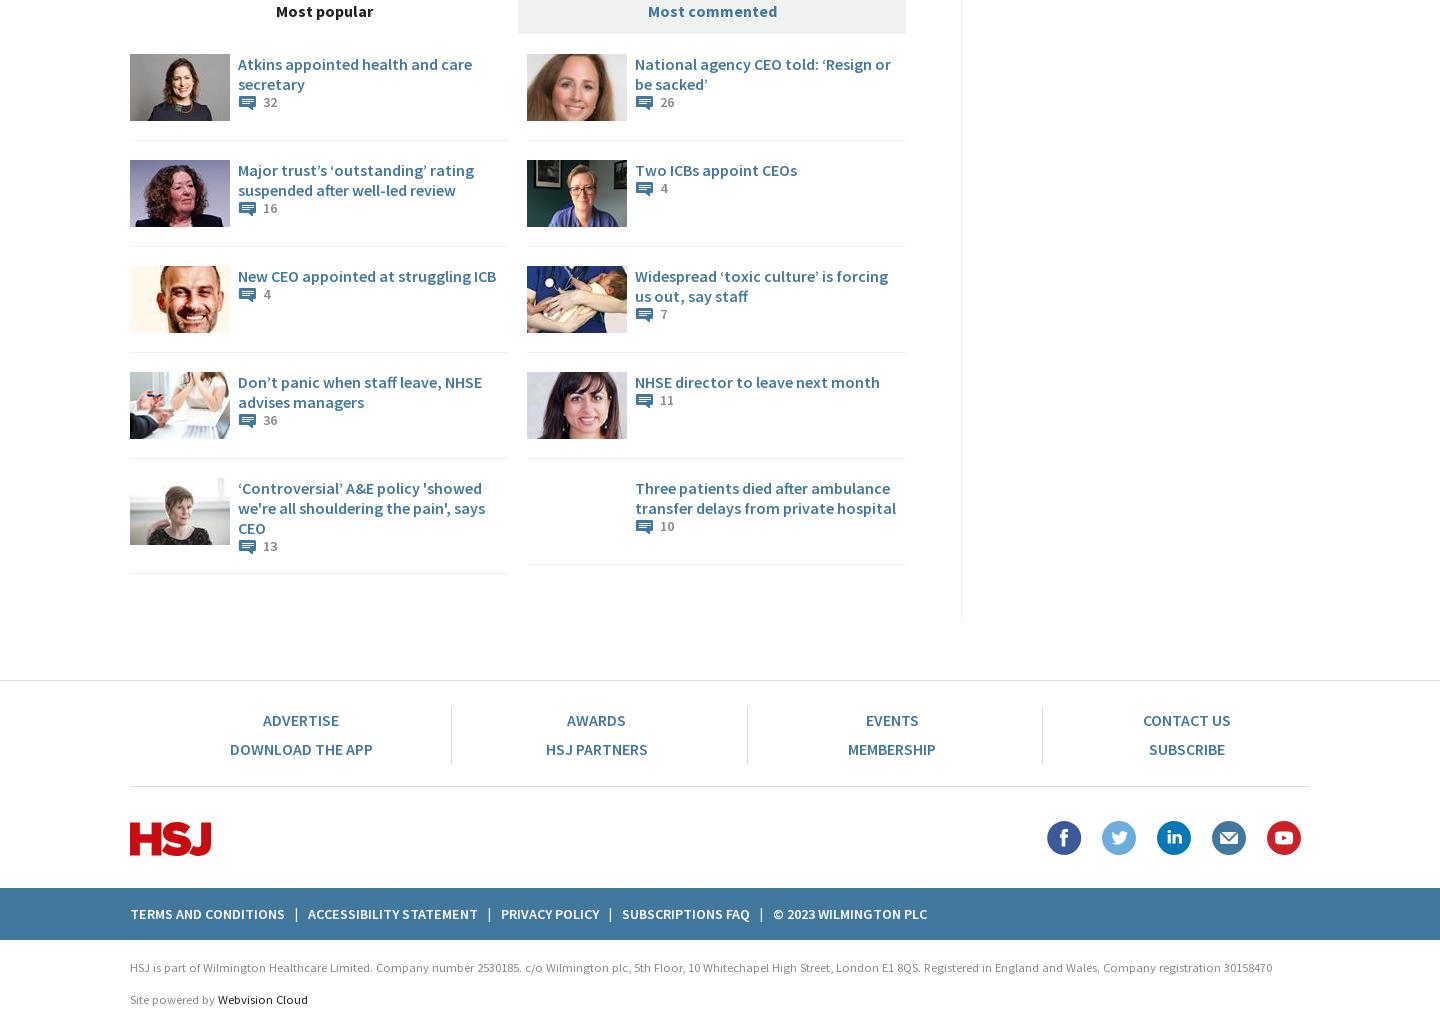 This screenshot has height=1032, width=1440. What do you see at coordinates (849, 913) in the screenshot?
I see `'© 2023 Wilmington plc'` at bounding box center [849, 913].